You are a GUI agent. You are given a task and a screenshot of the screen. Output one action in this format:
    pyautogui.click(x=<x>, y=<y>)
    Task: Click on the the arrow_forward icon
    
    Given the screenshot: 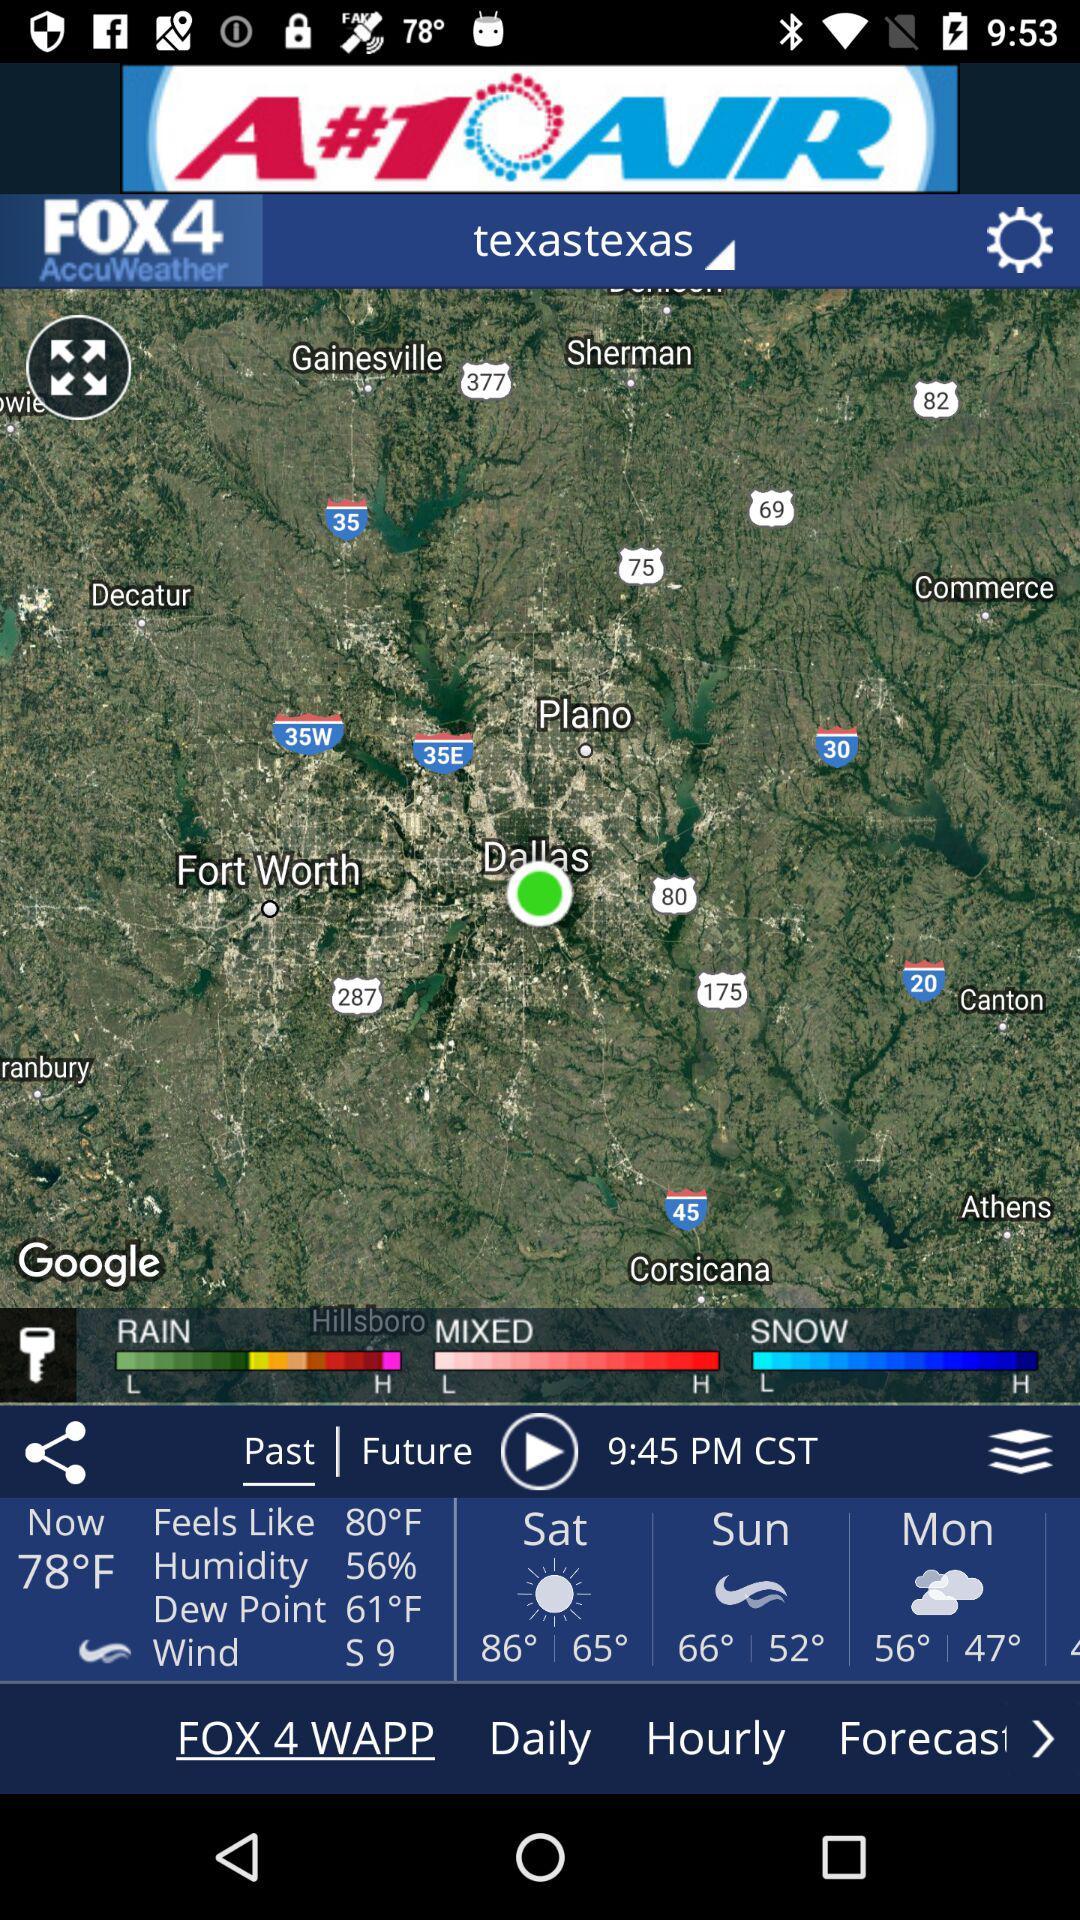 What is the action you would take?
    pyautogui.click(x=1042, y=1737)
    